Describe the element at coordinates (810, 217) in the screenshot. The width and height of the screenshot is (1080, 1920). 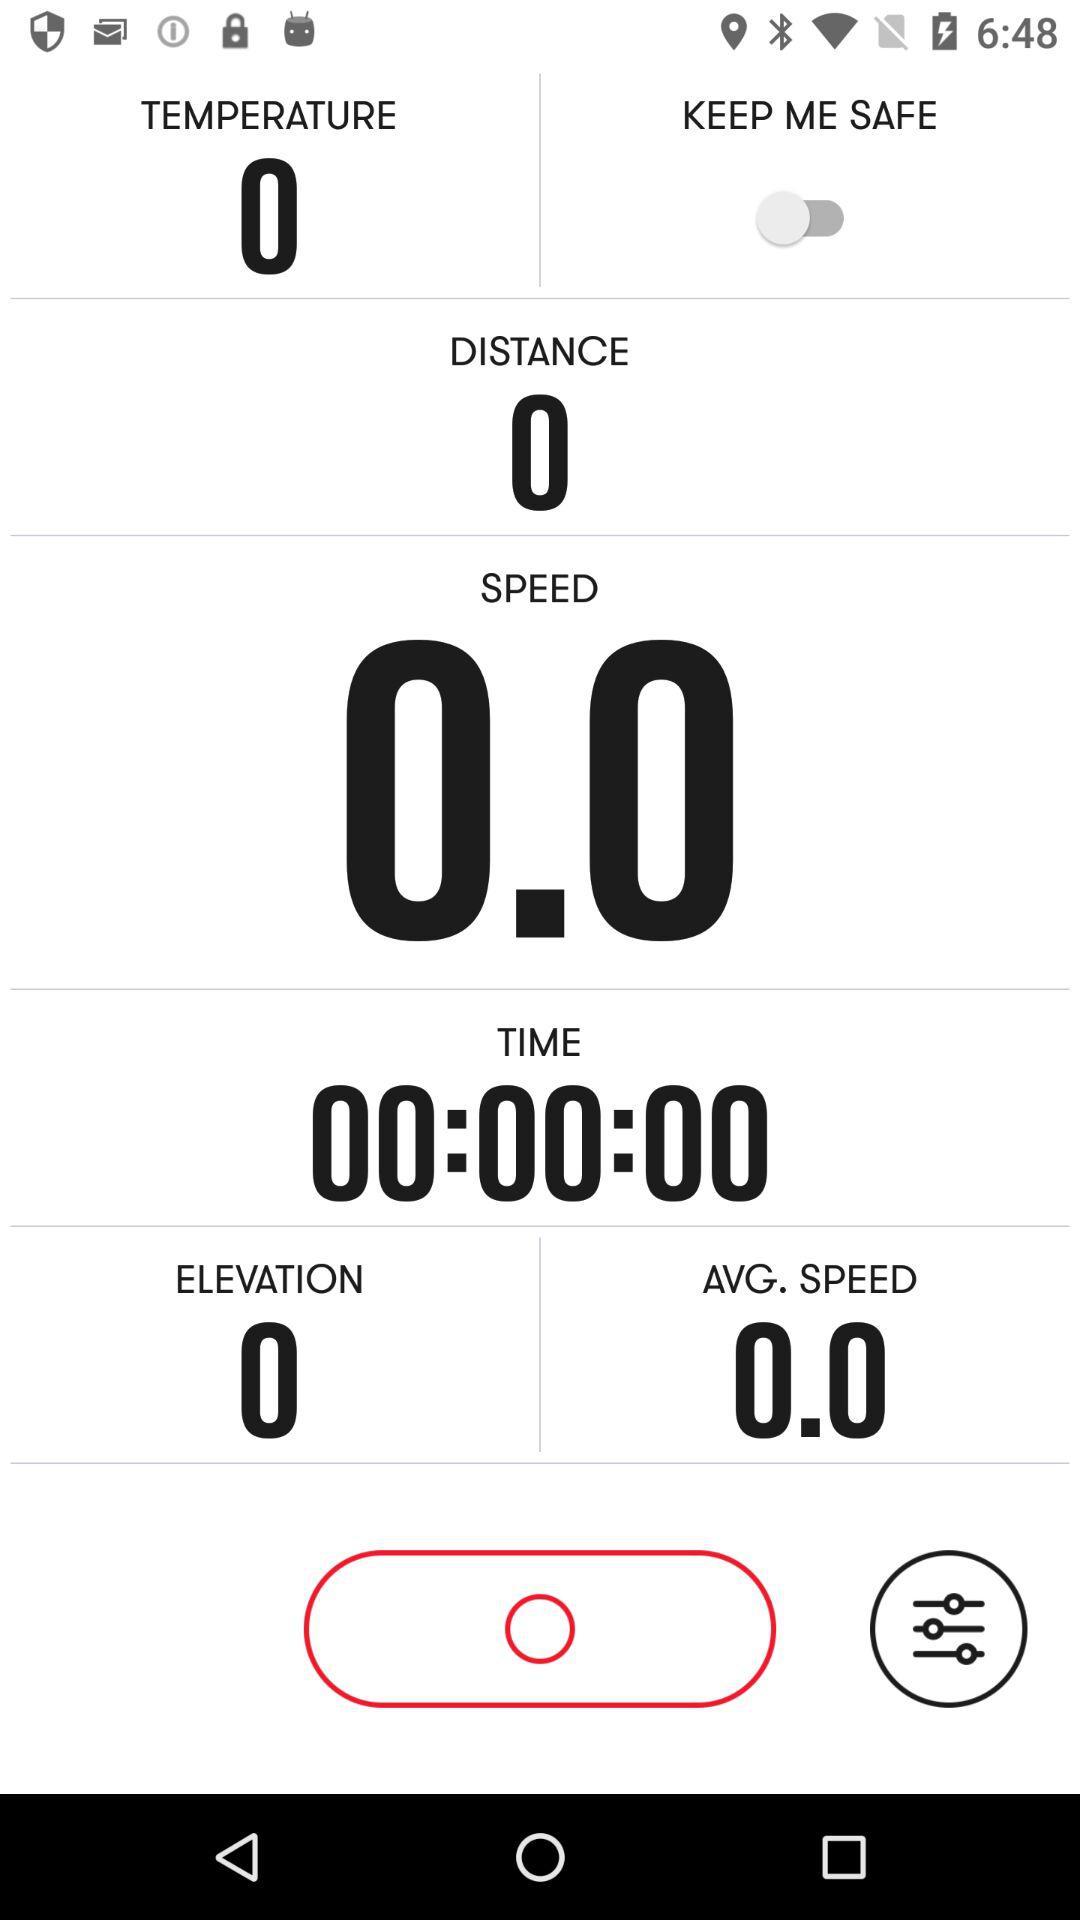
I see `item below the keep me safe item` at that location.